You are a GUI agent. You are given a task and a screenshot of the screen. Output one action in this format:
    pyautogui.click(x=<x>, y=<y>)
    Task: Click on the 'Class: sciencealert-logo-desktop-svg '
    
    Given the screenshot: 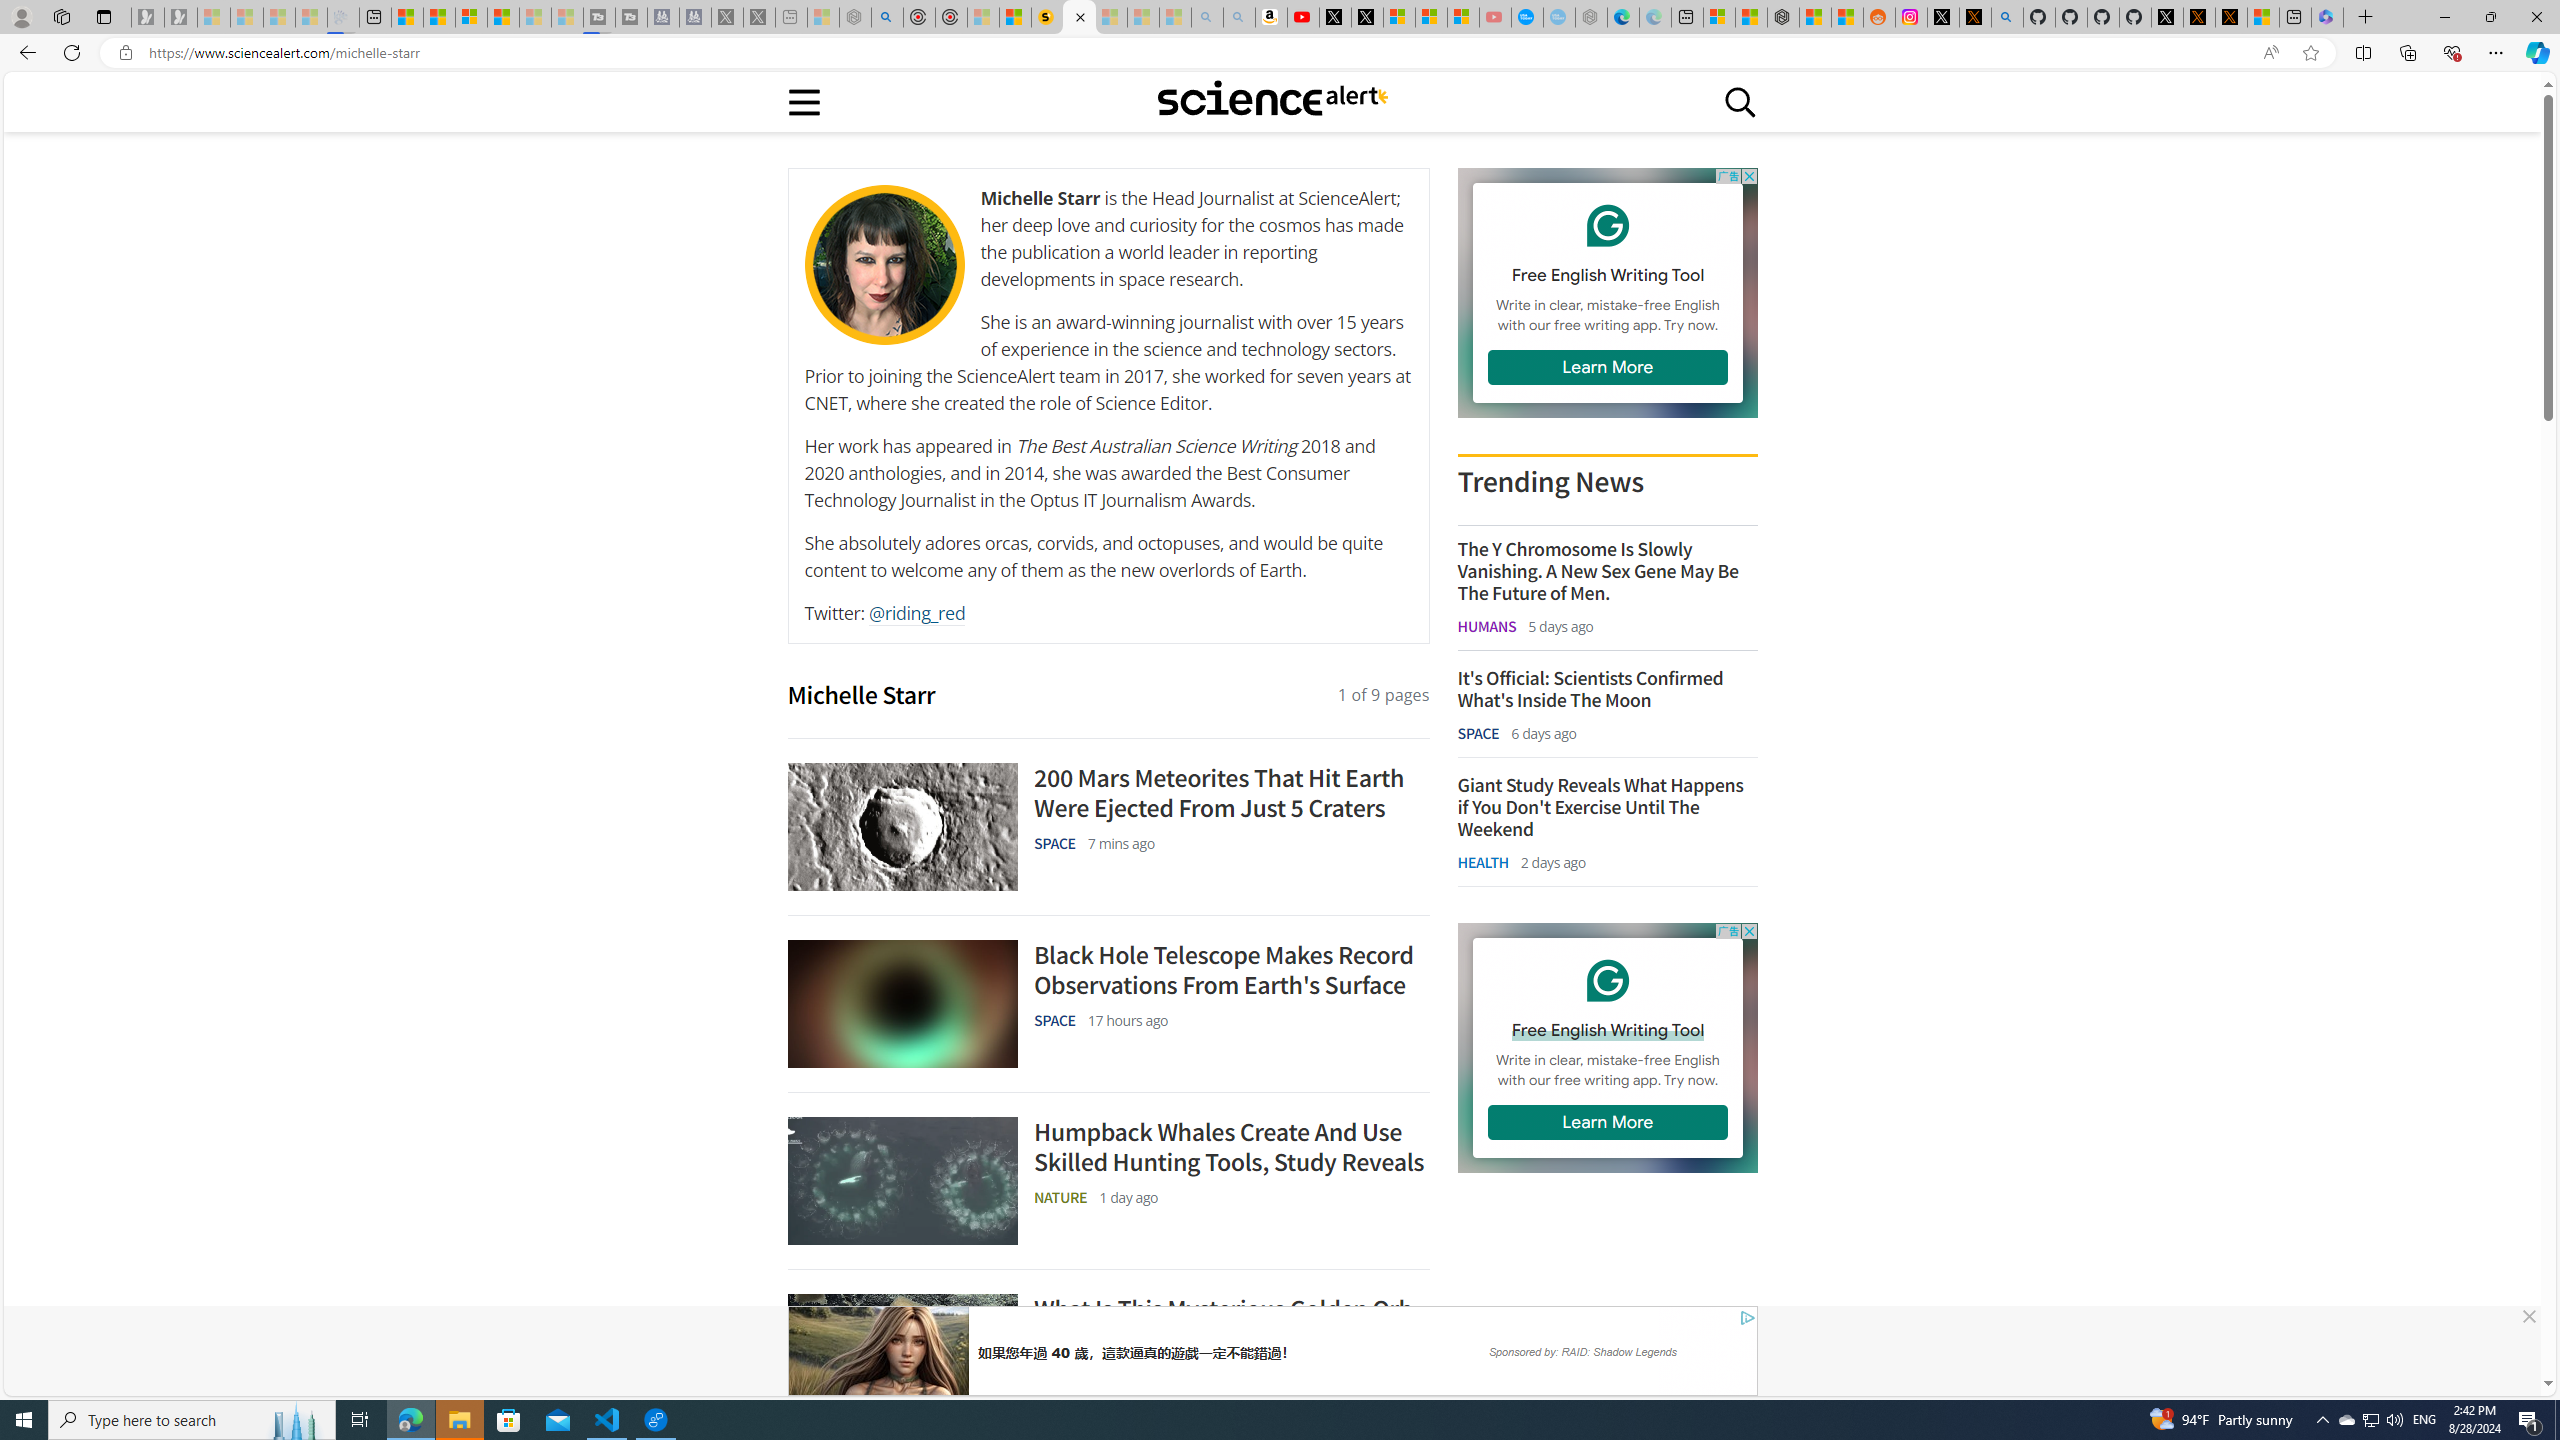 What is the action you would take?
    pyautogui.click(x=1271, y=97)
    